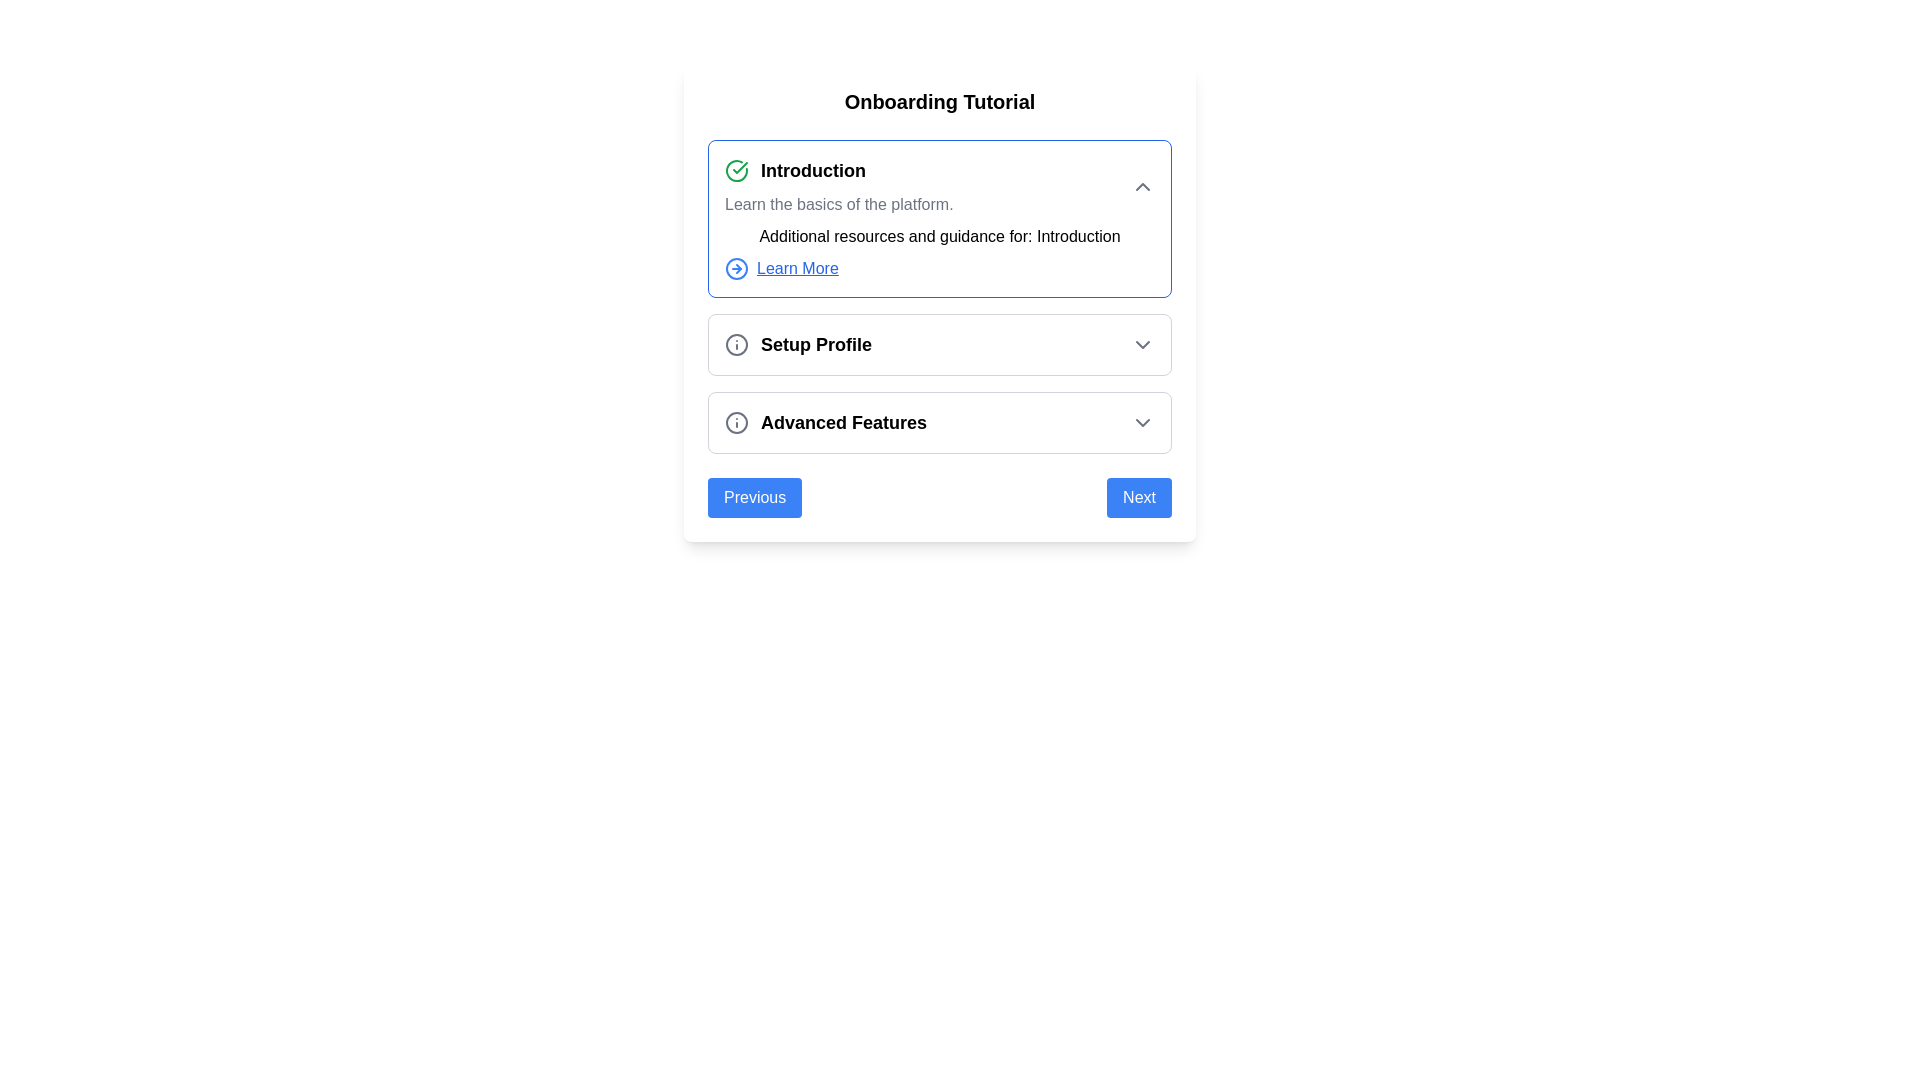 The height and width of the screenshot is (1080, 1920). What do you see at coordinates (736, 343) in the screenshot?
I see `the circular icon with a thin outline and an exclamation mark, located to the left of the 'Setup Profile' text in the onboarding steps` at bounding box center [736, 343].